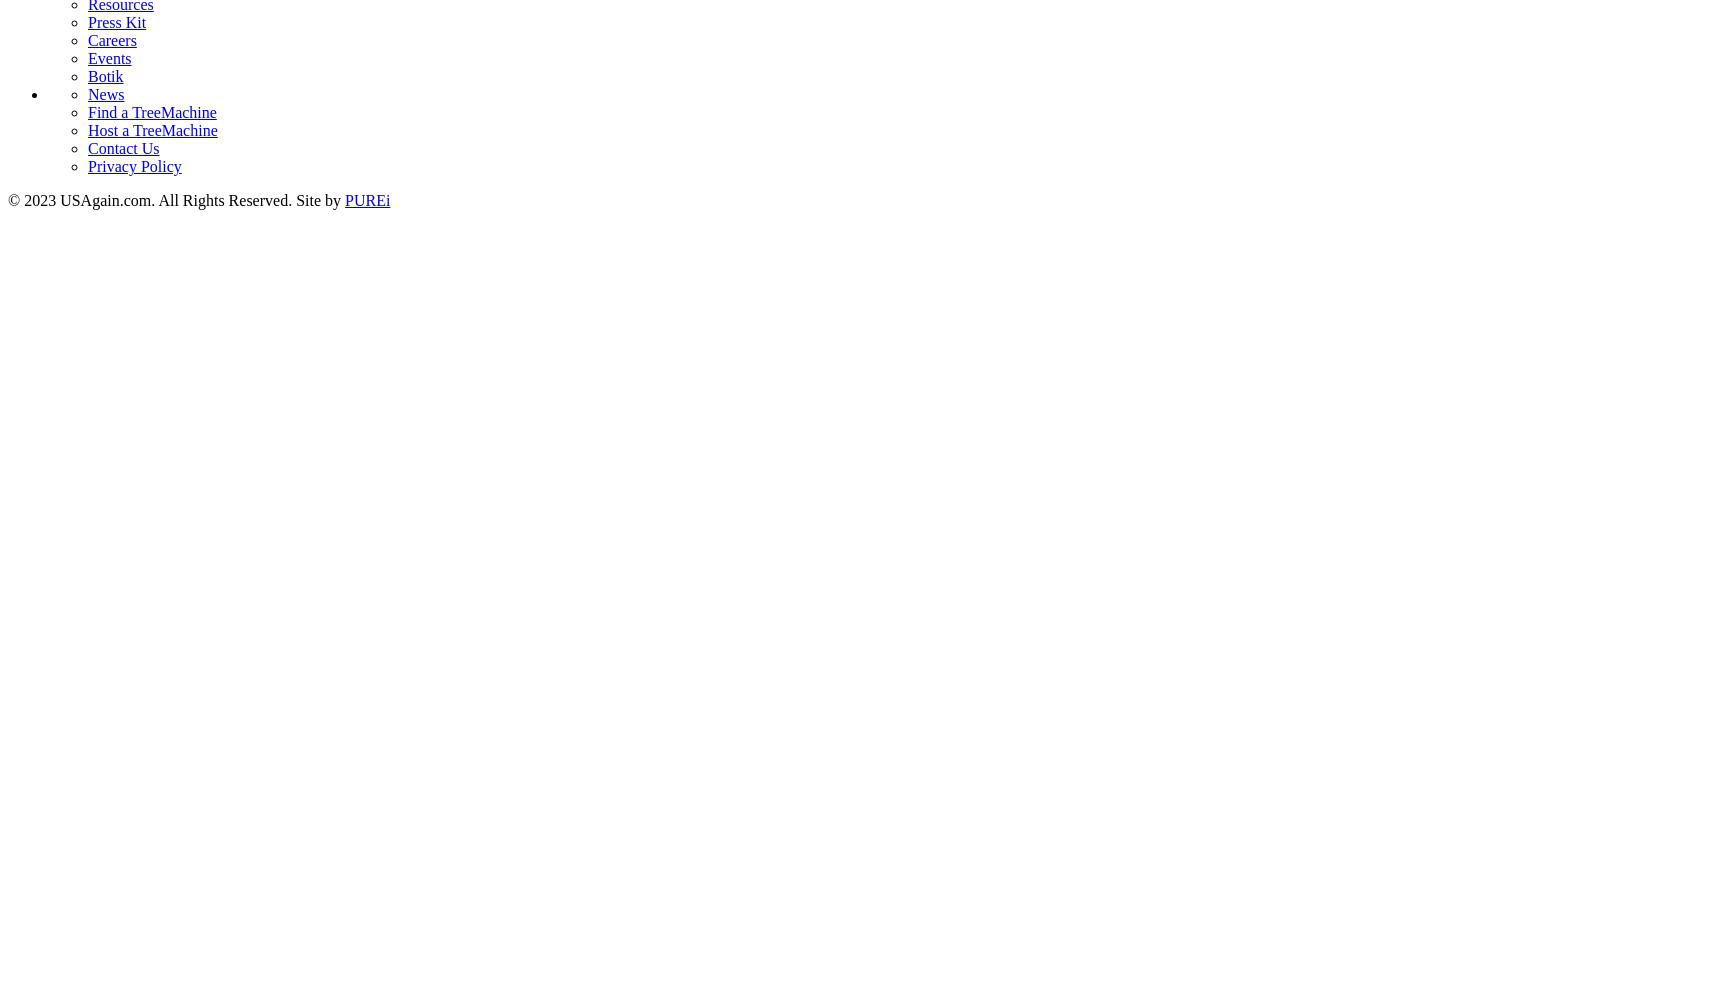  What do you see at coordinates (7, 198) in the screenshot?
I see `'© 2023 USAgain.com. All Rights Reserved. Site by'` at bounding box center [7, 198].